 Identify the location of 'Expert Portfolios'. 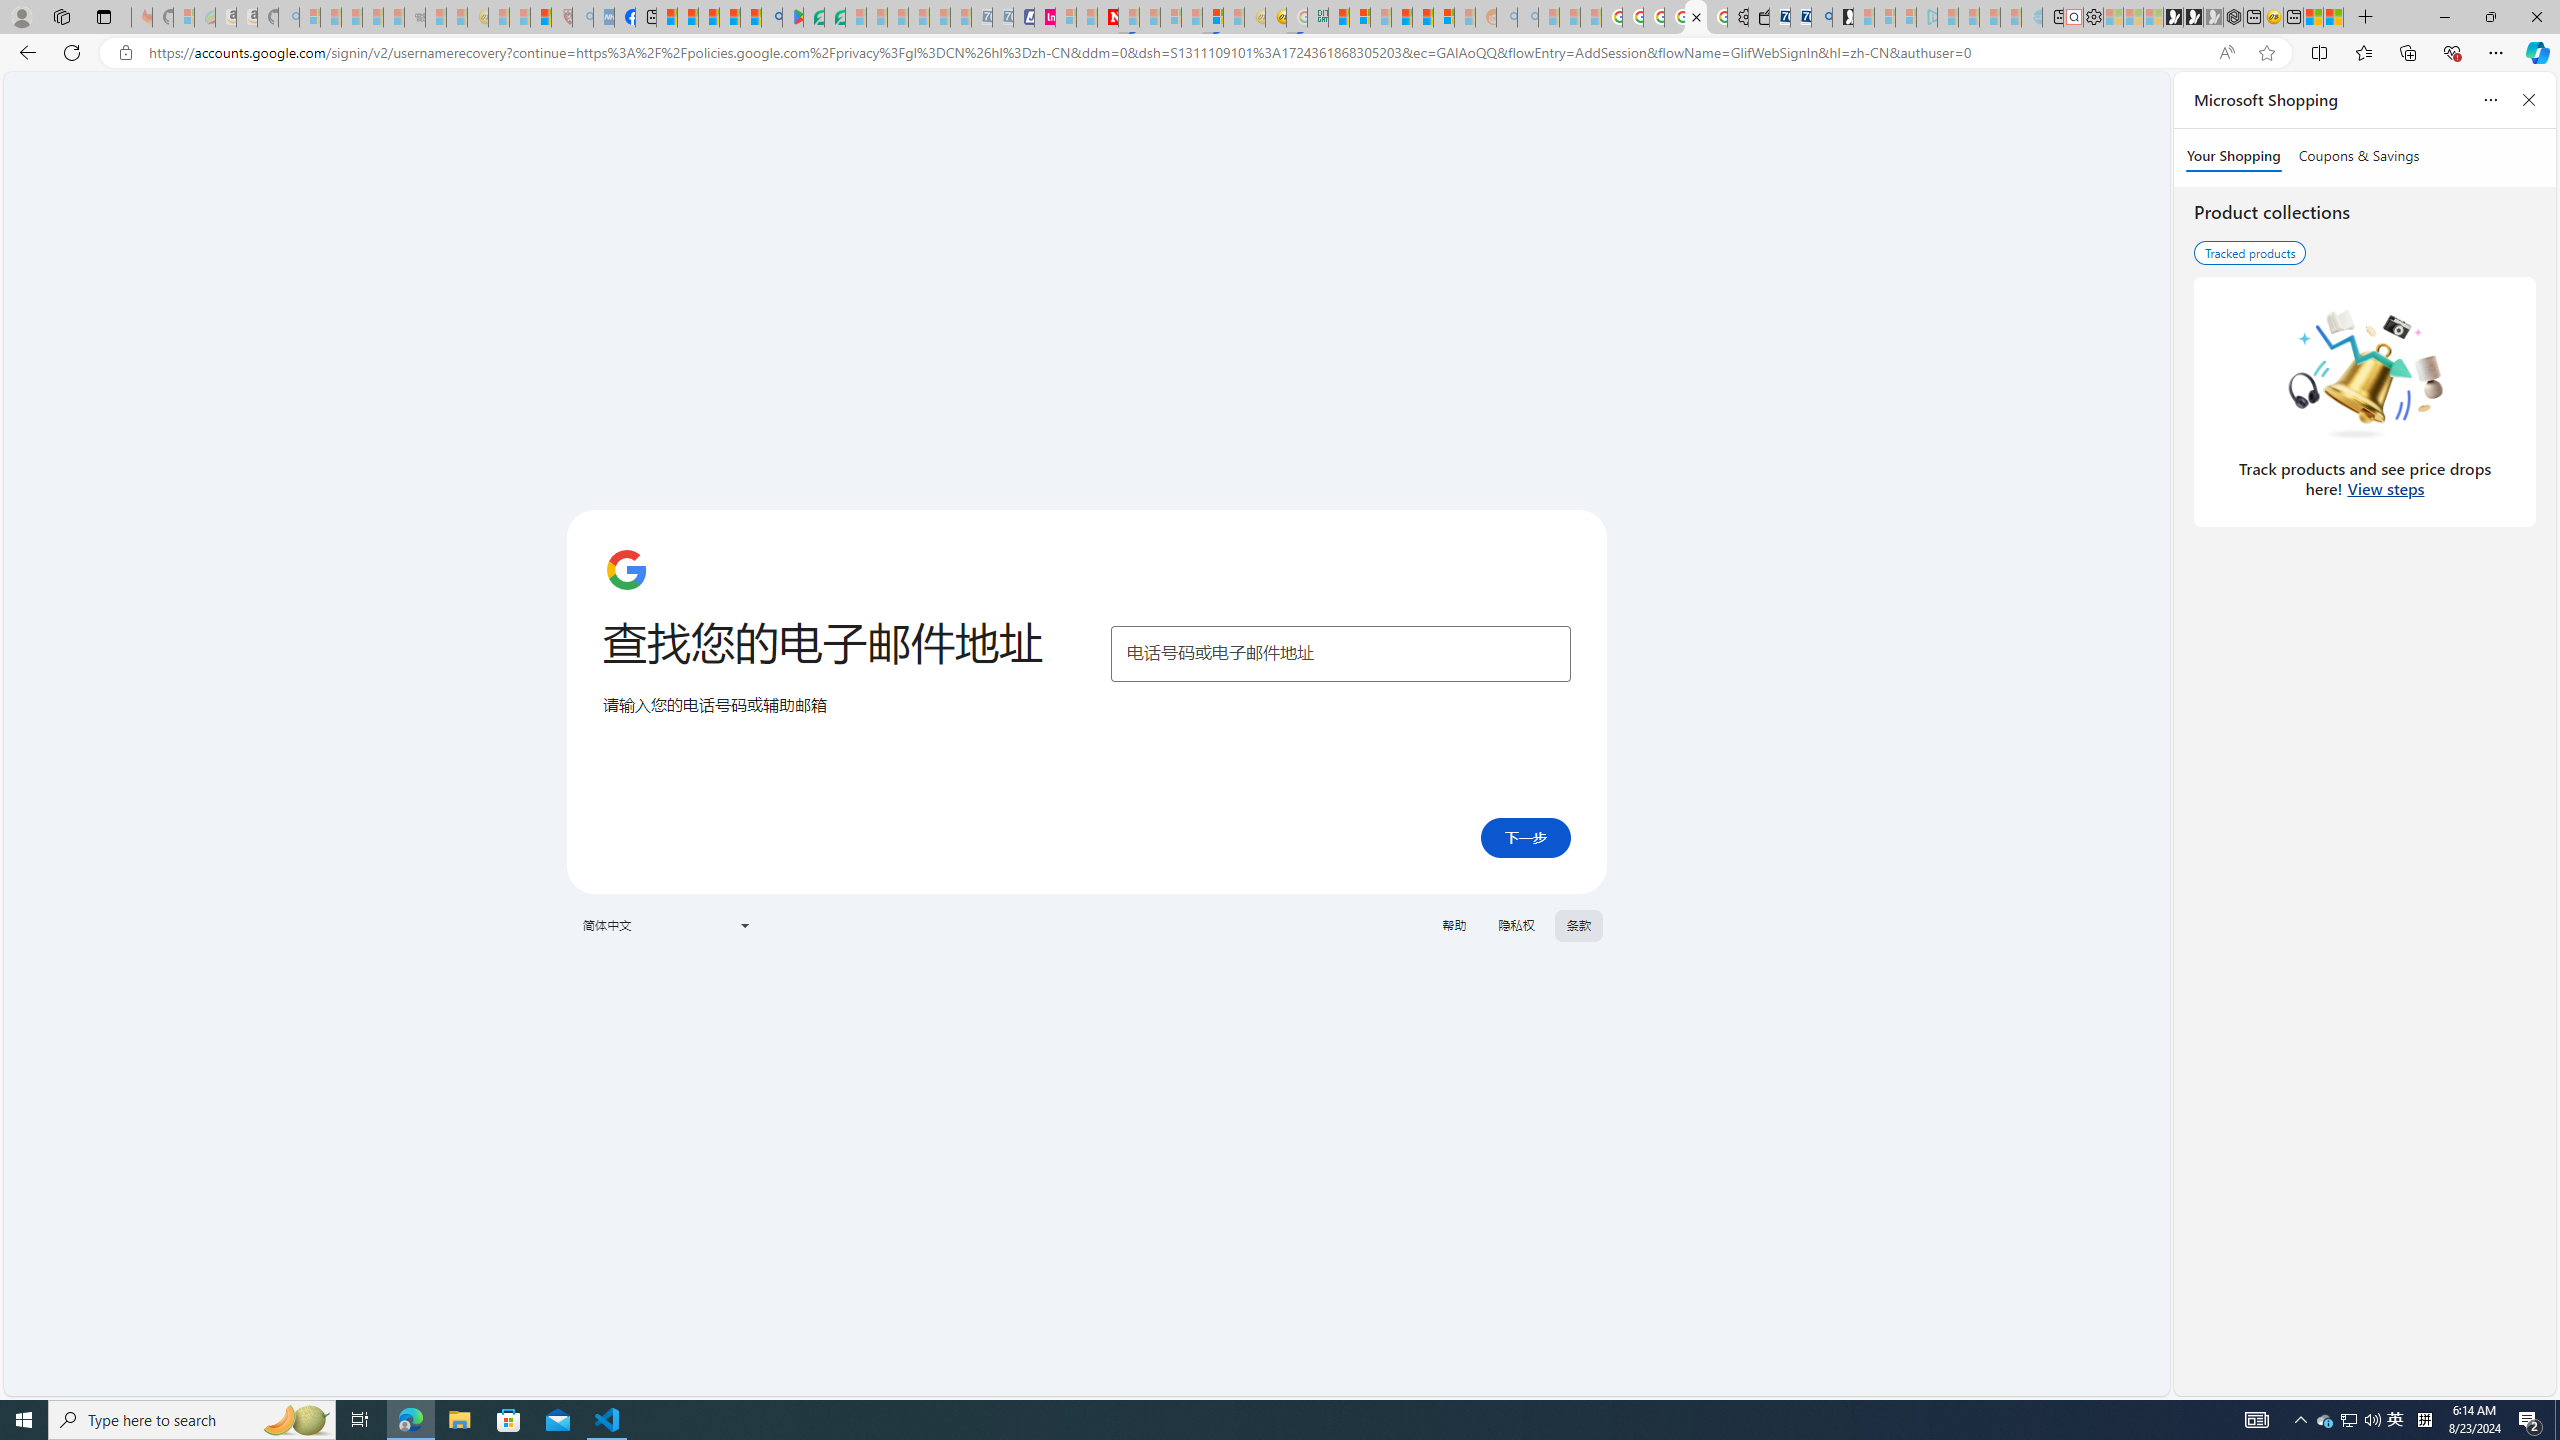
(1401, 16).